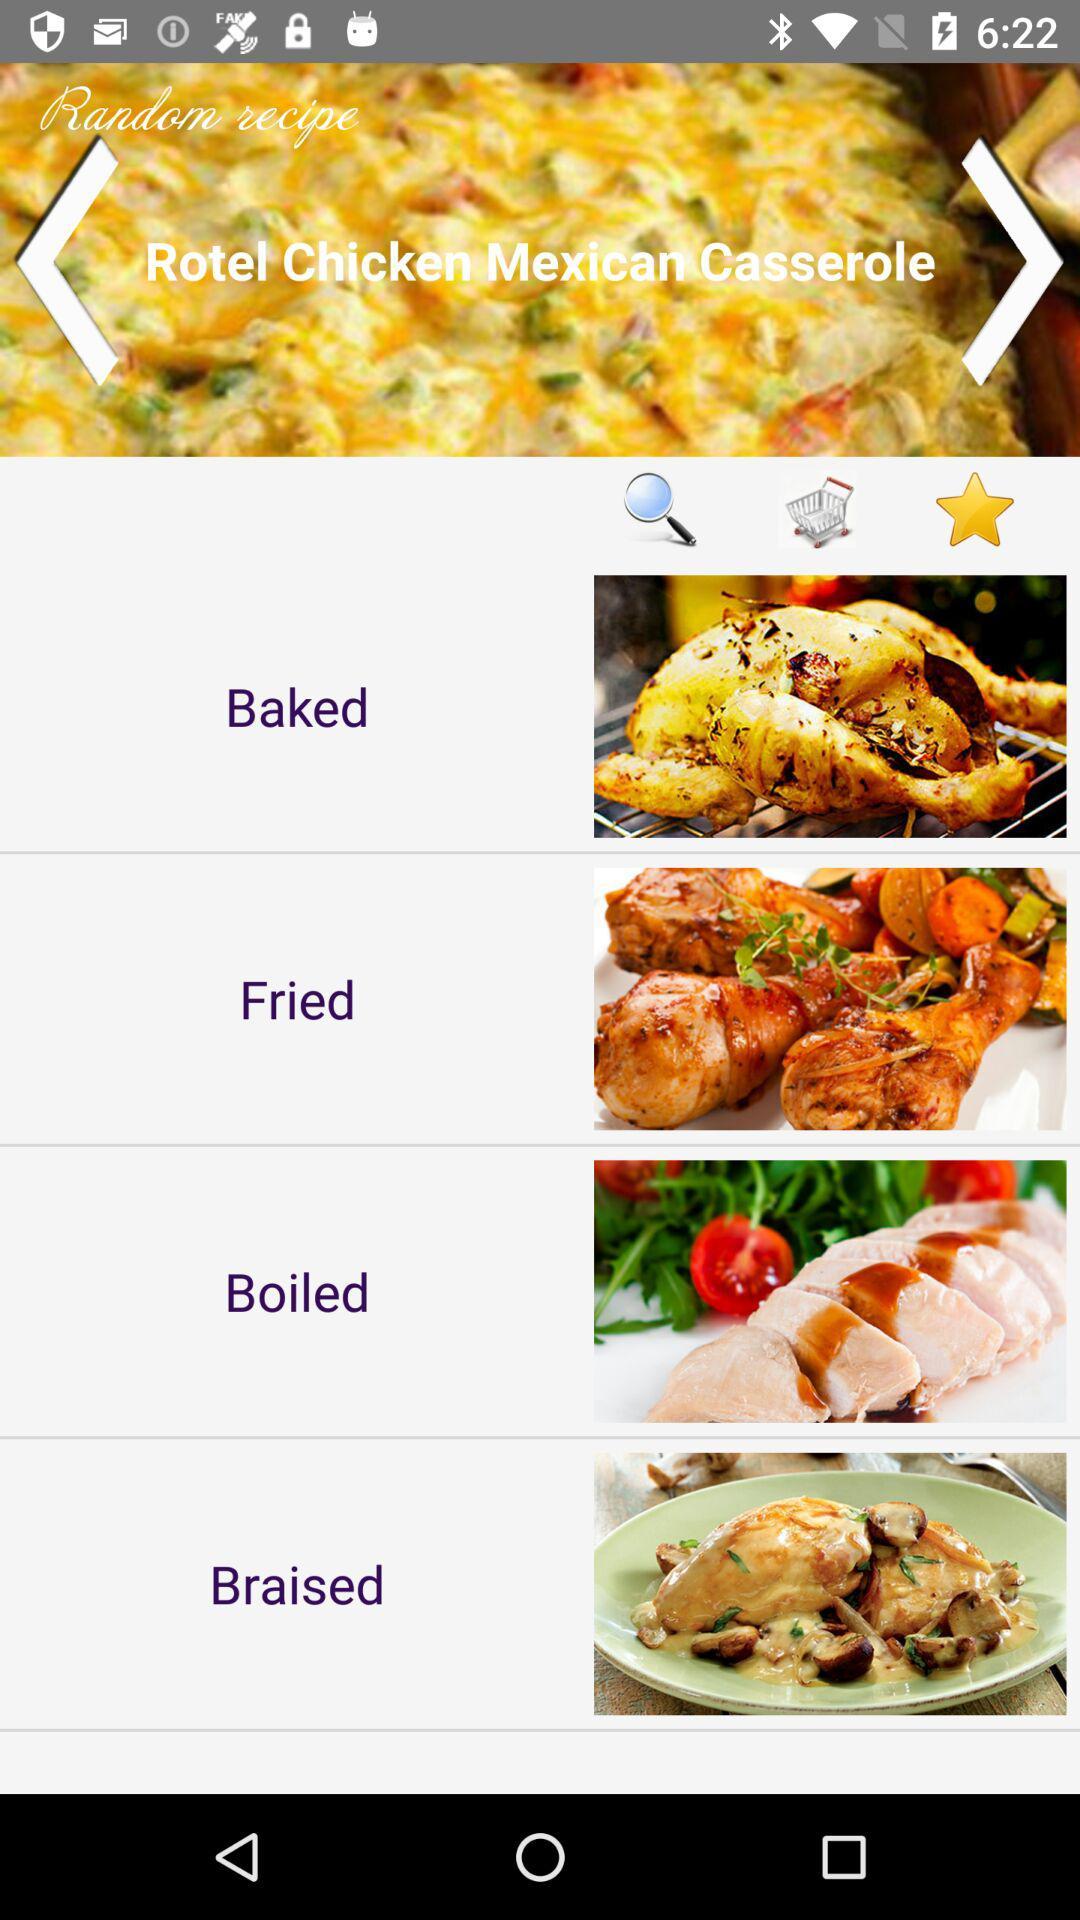  Describe the element at coordinates (974, 509) in the screenshot. I see `rate foods` at that location.